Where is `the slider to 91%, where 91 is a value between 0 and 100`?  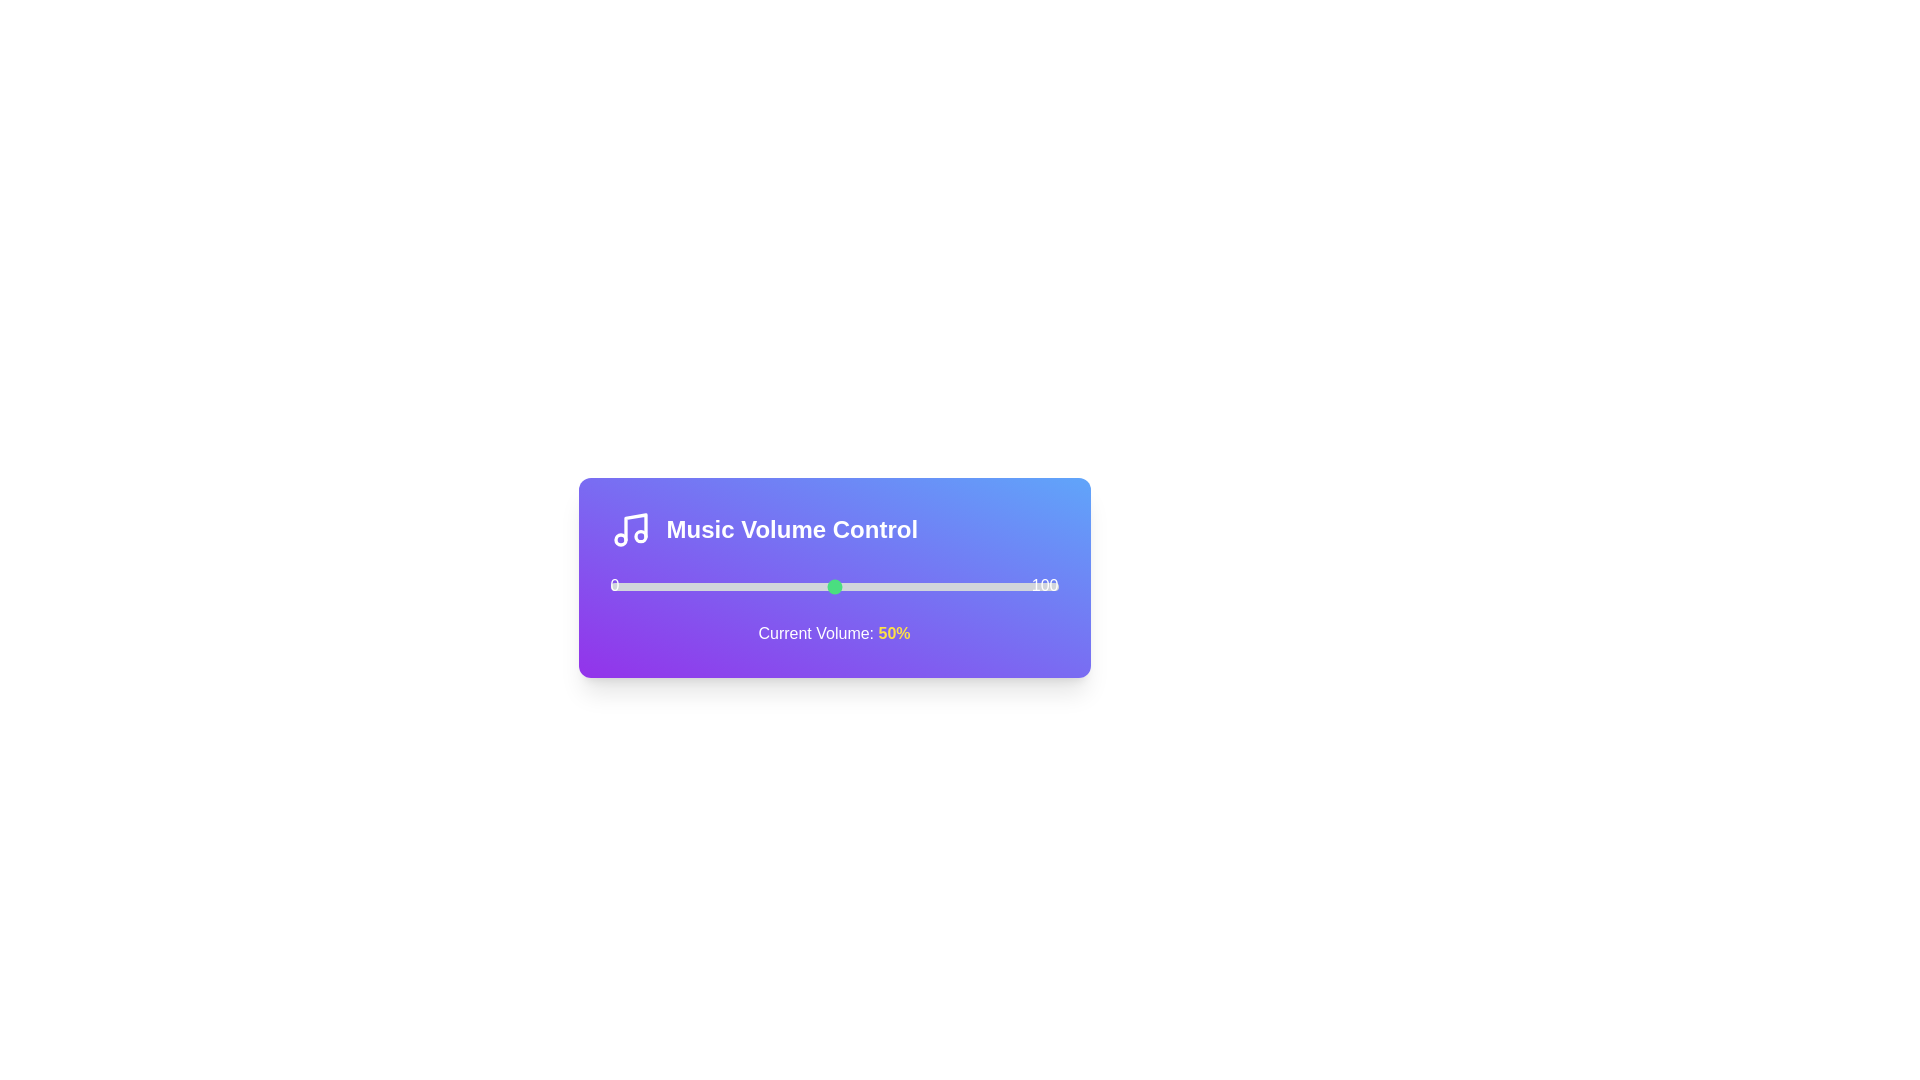
the slider to 91%, where 91 is a value between 0 and 100 is located at coordinates (1018, 585).